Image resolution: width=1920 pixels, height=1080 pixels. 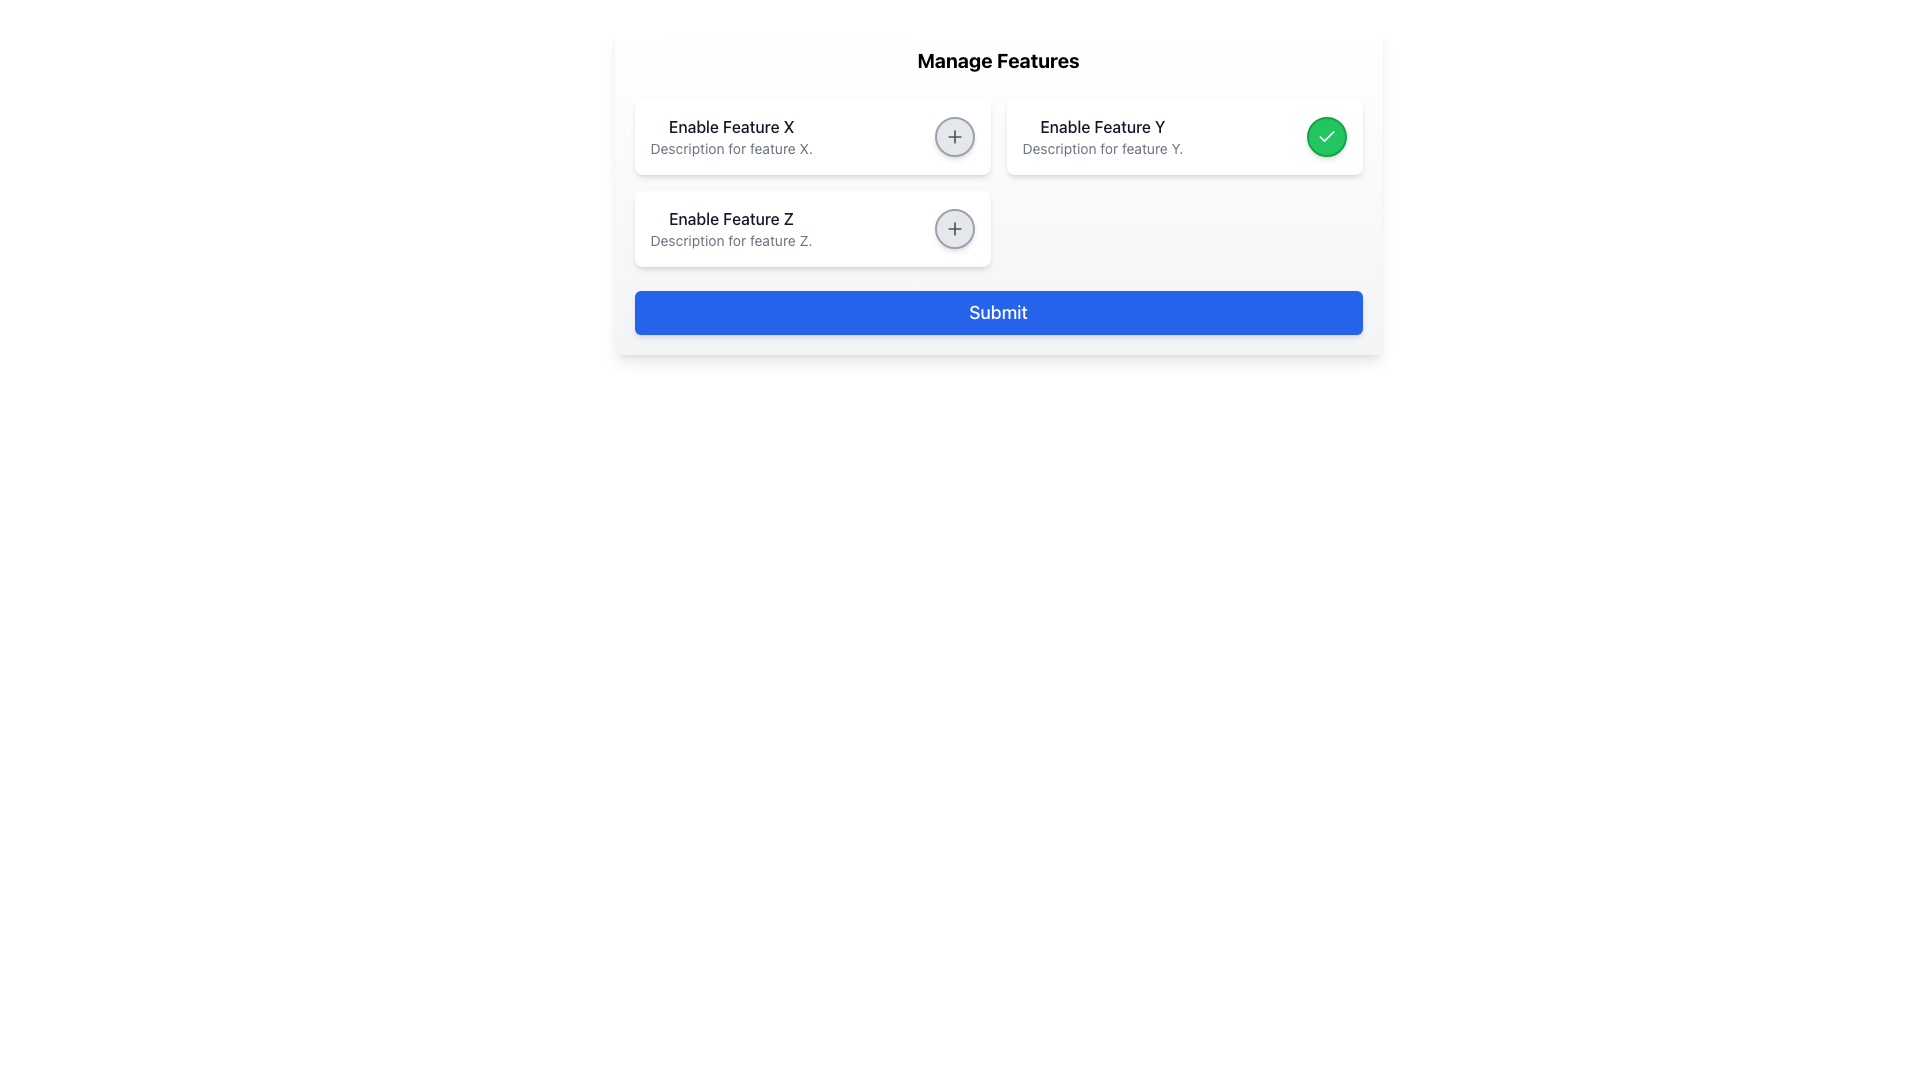 I want to click on the wide rectangular 'Submit' button located at the bottom of the section with a blue background and white text, so click(x=998, y=312).